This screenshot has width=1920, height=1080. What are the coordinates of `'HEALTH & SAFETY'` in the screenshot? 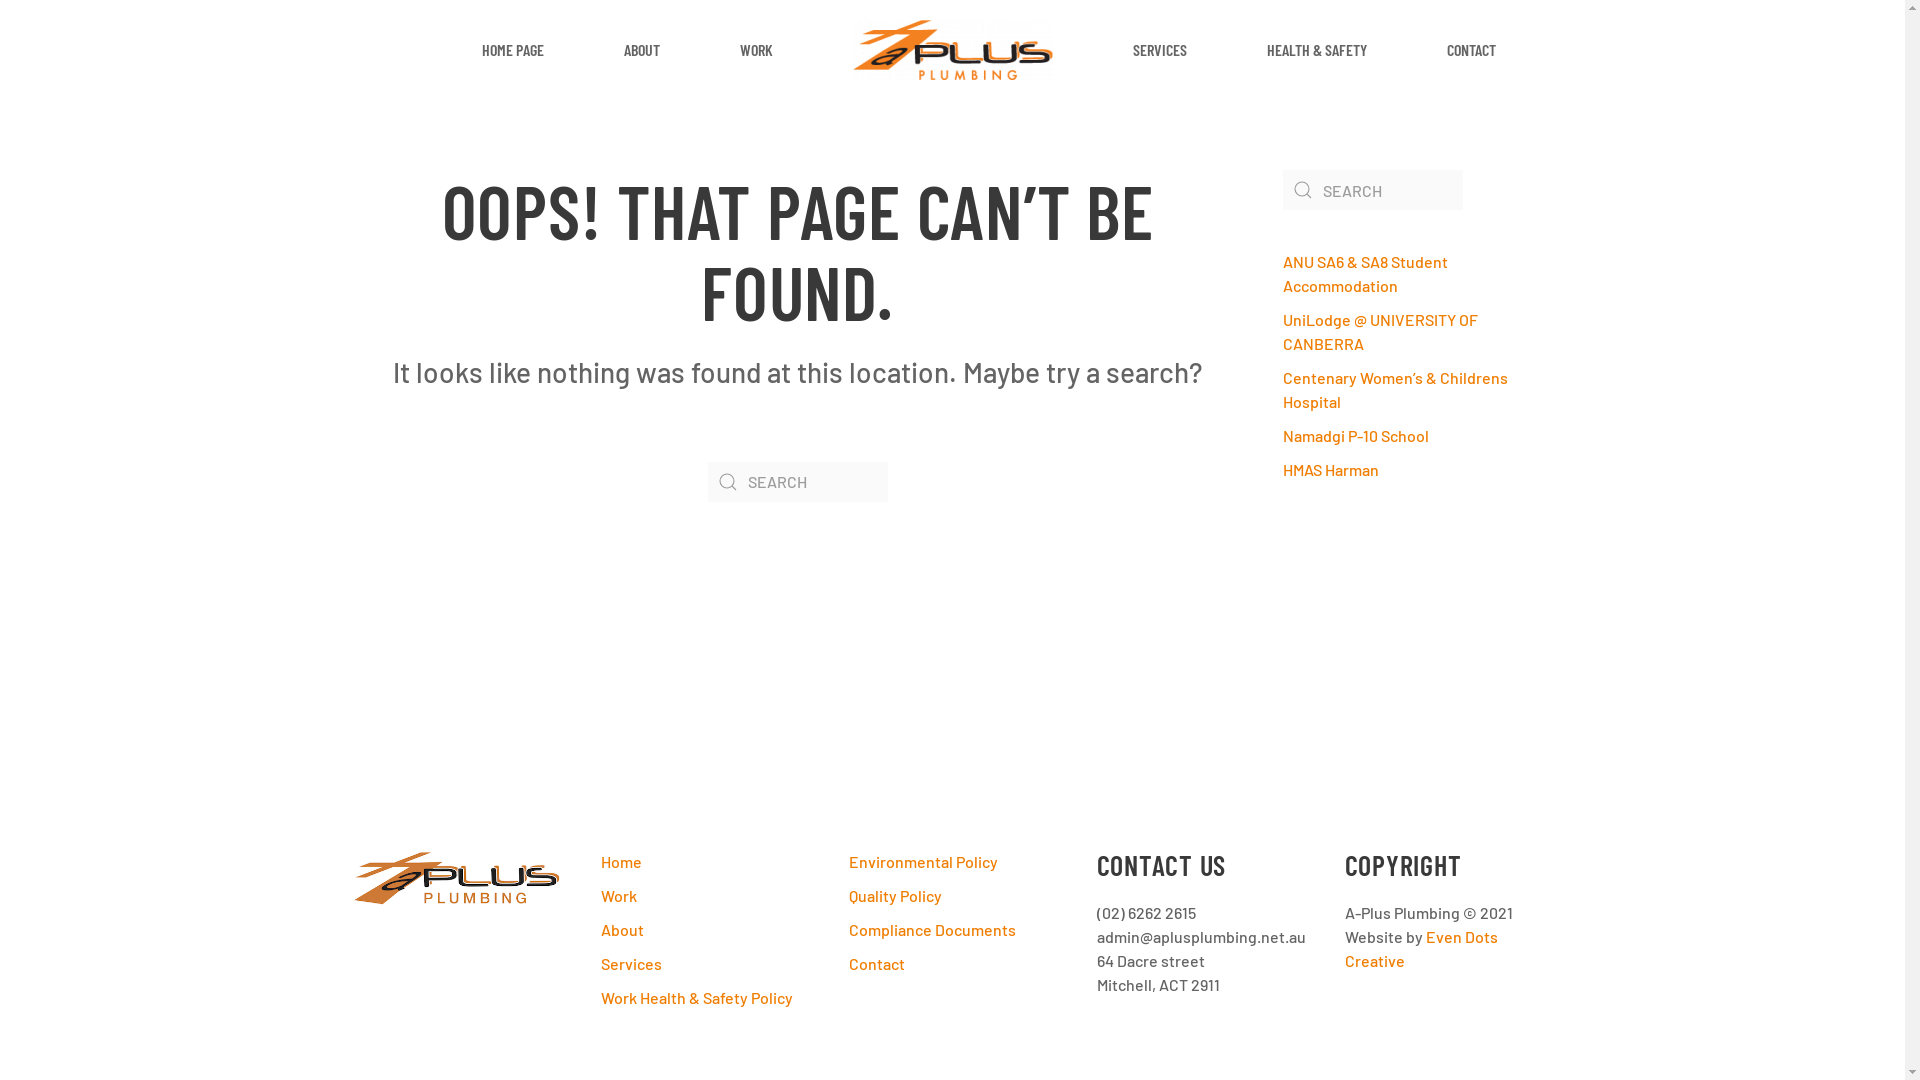 It's located at (1315, 49).